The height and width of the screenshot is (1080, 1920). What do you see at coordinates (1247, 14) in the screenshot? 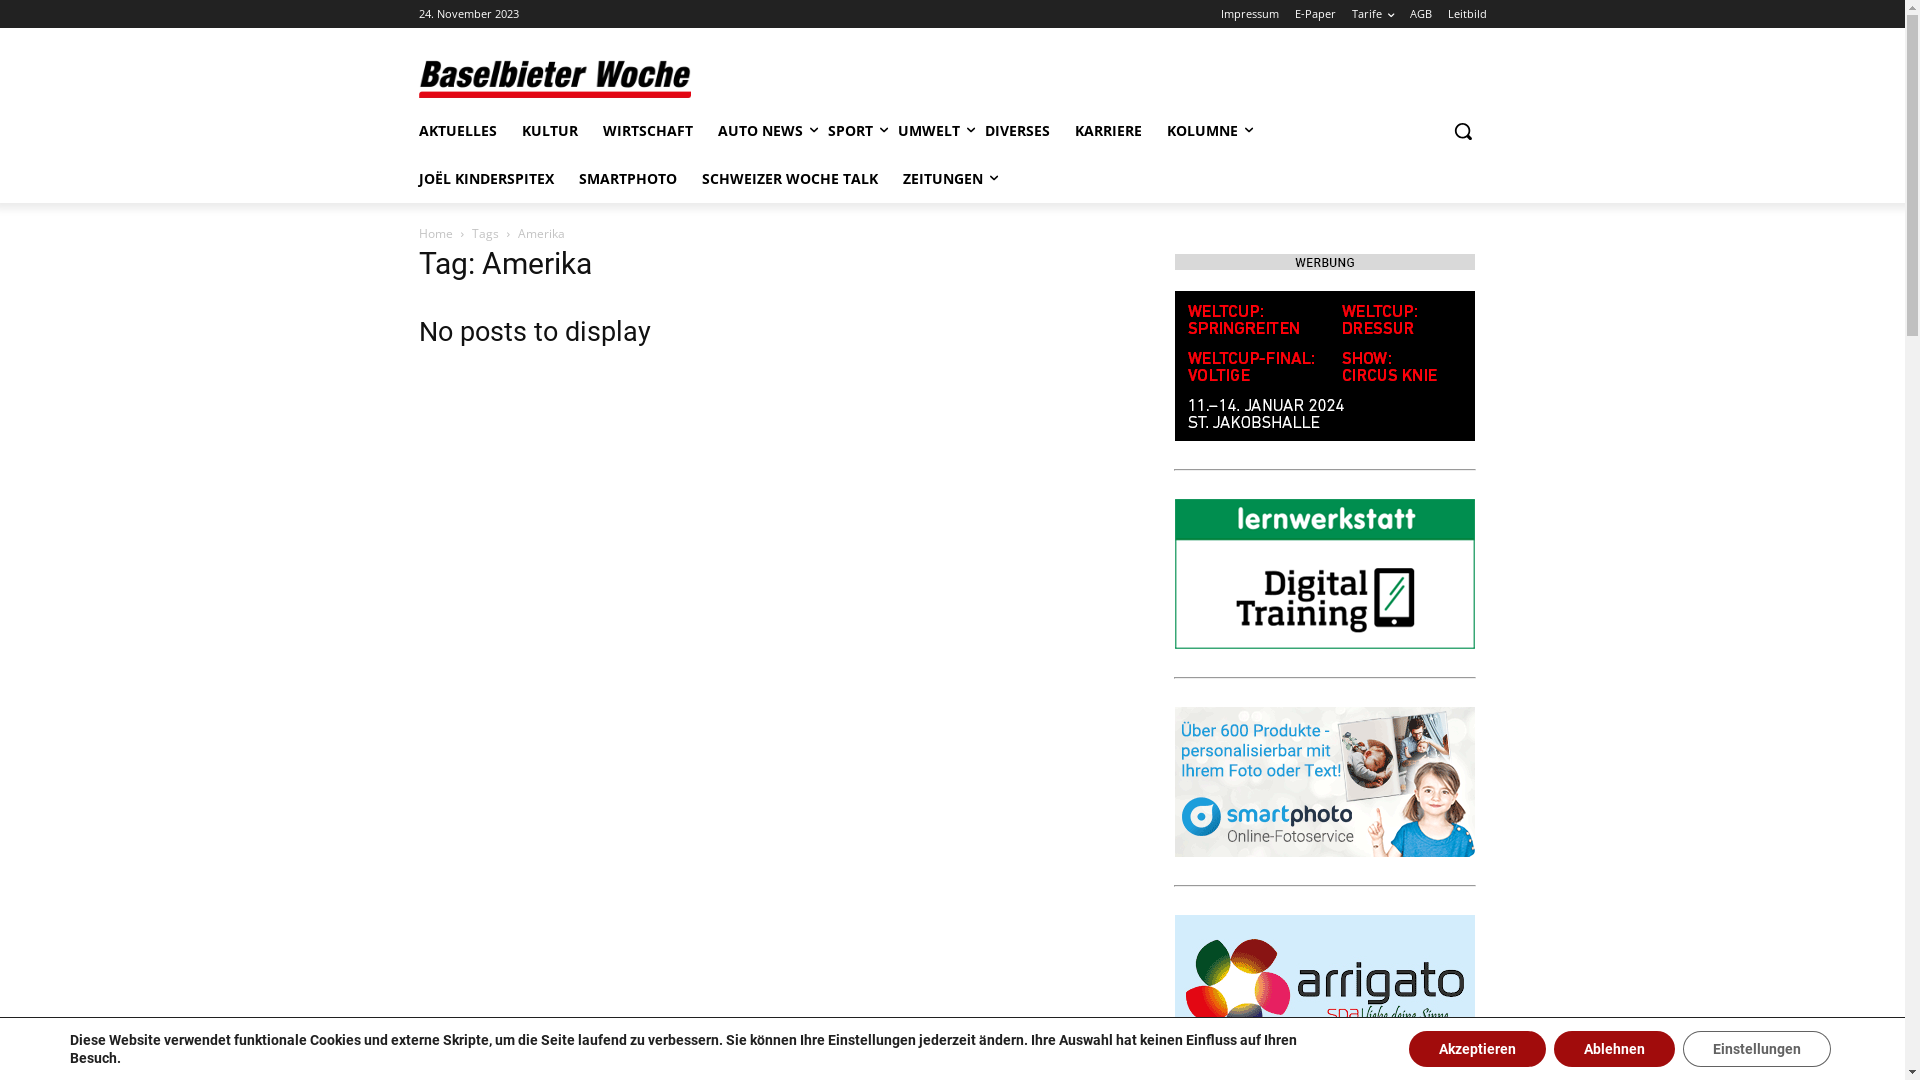
I see `'Impressum'` at bounding box center [1247, 14].